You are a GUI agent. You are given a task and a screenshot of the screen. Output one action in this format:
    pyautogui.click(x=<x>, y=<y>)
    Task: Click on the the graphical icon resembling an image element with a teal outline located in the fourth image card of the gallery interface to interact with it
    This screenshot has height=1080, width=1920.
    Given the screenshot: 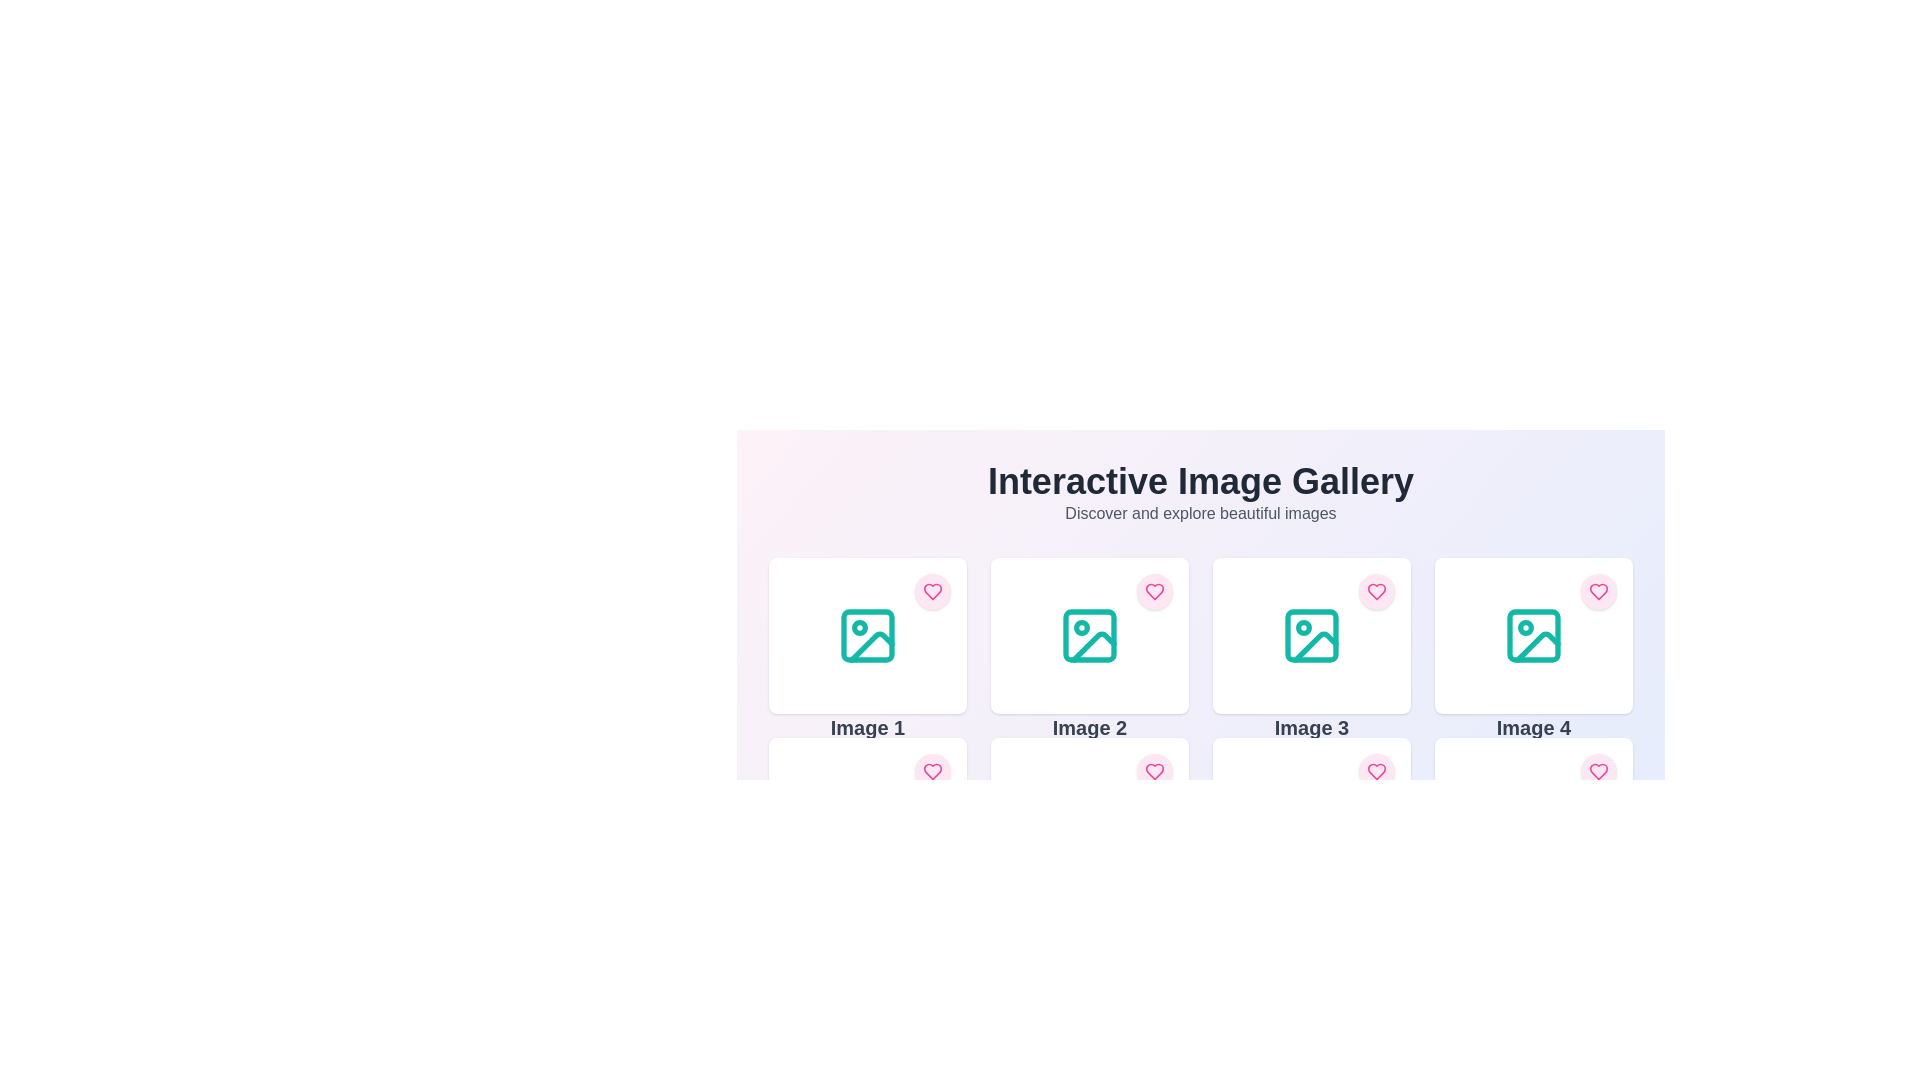 What is the action you would take?
    pyautogui.click(x=1533, y=636)
    